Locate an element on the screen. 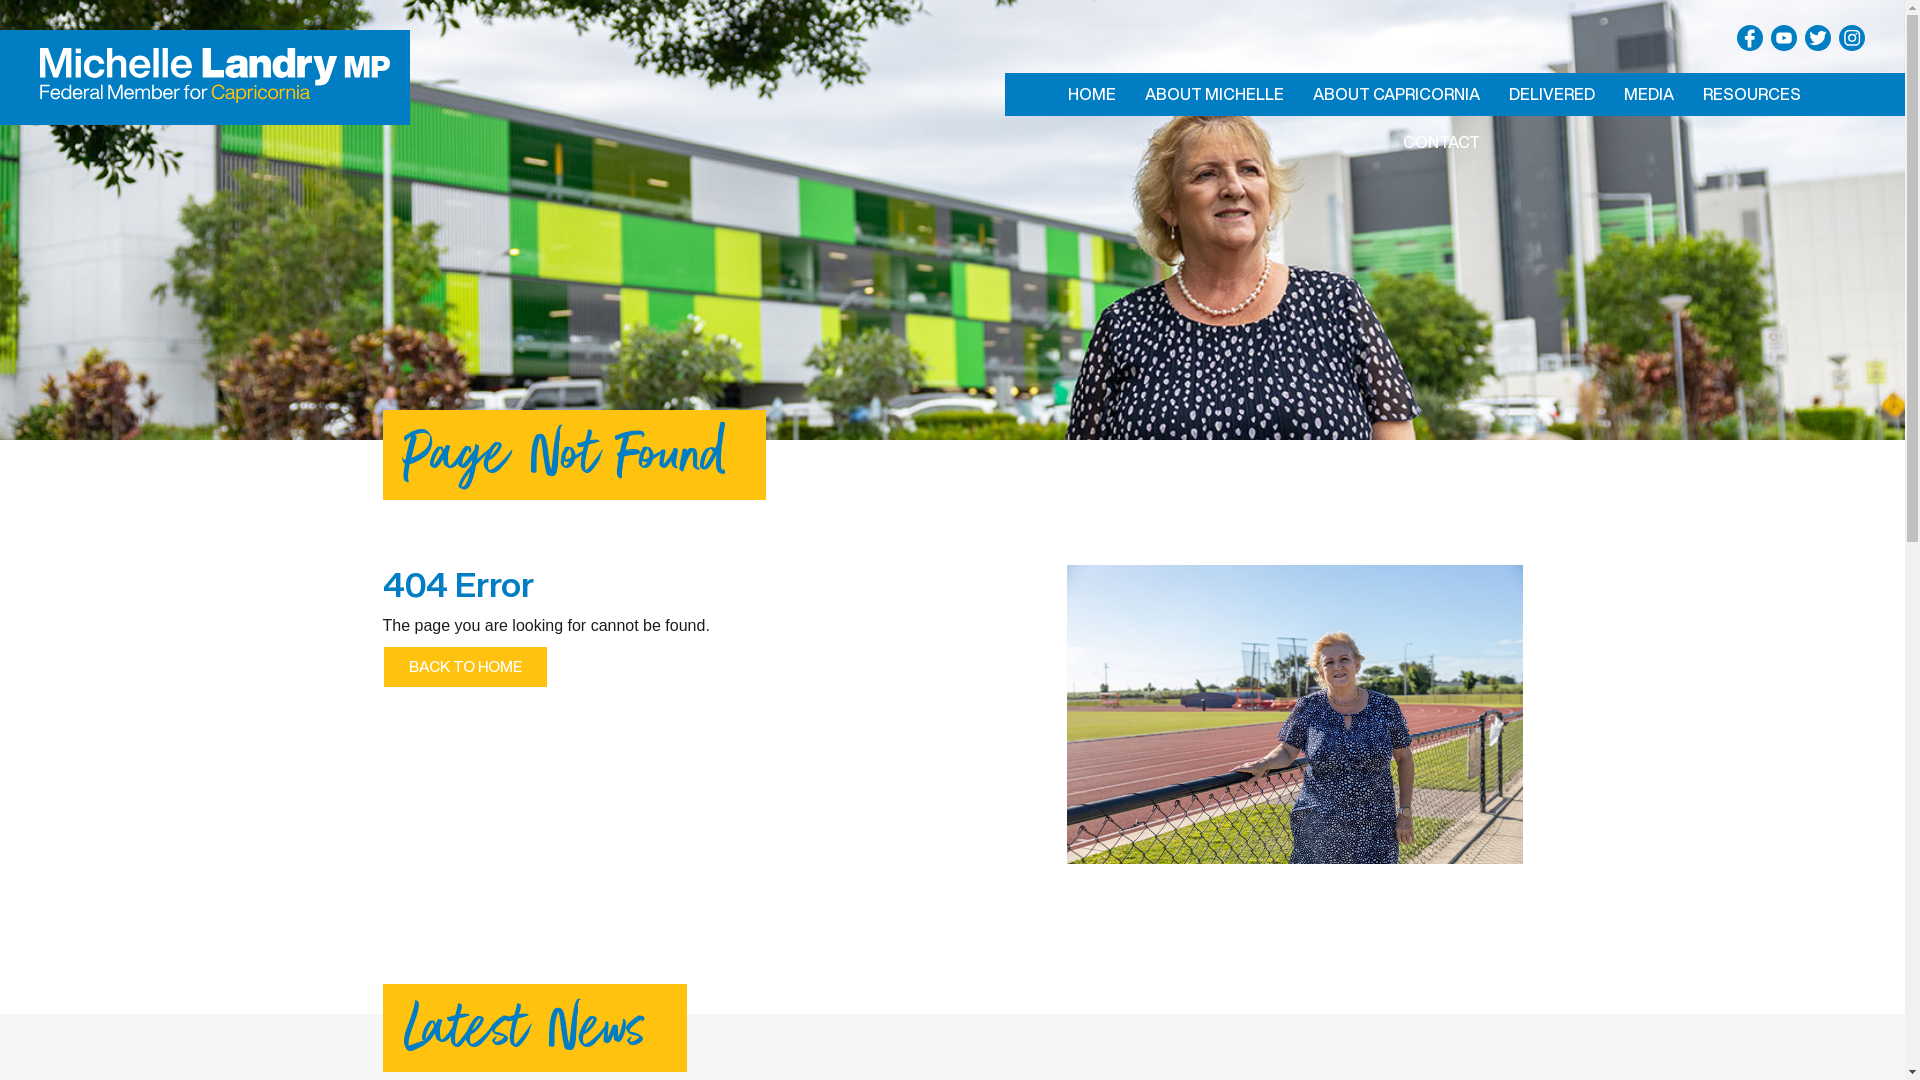 Image resolution: width=1920 pixels, height=1080 pixels. 'BACK TO HOME' is located at coordinates (382, 667).